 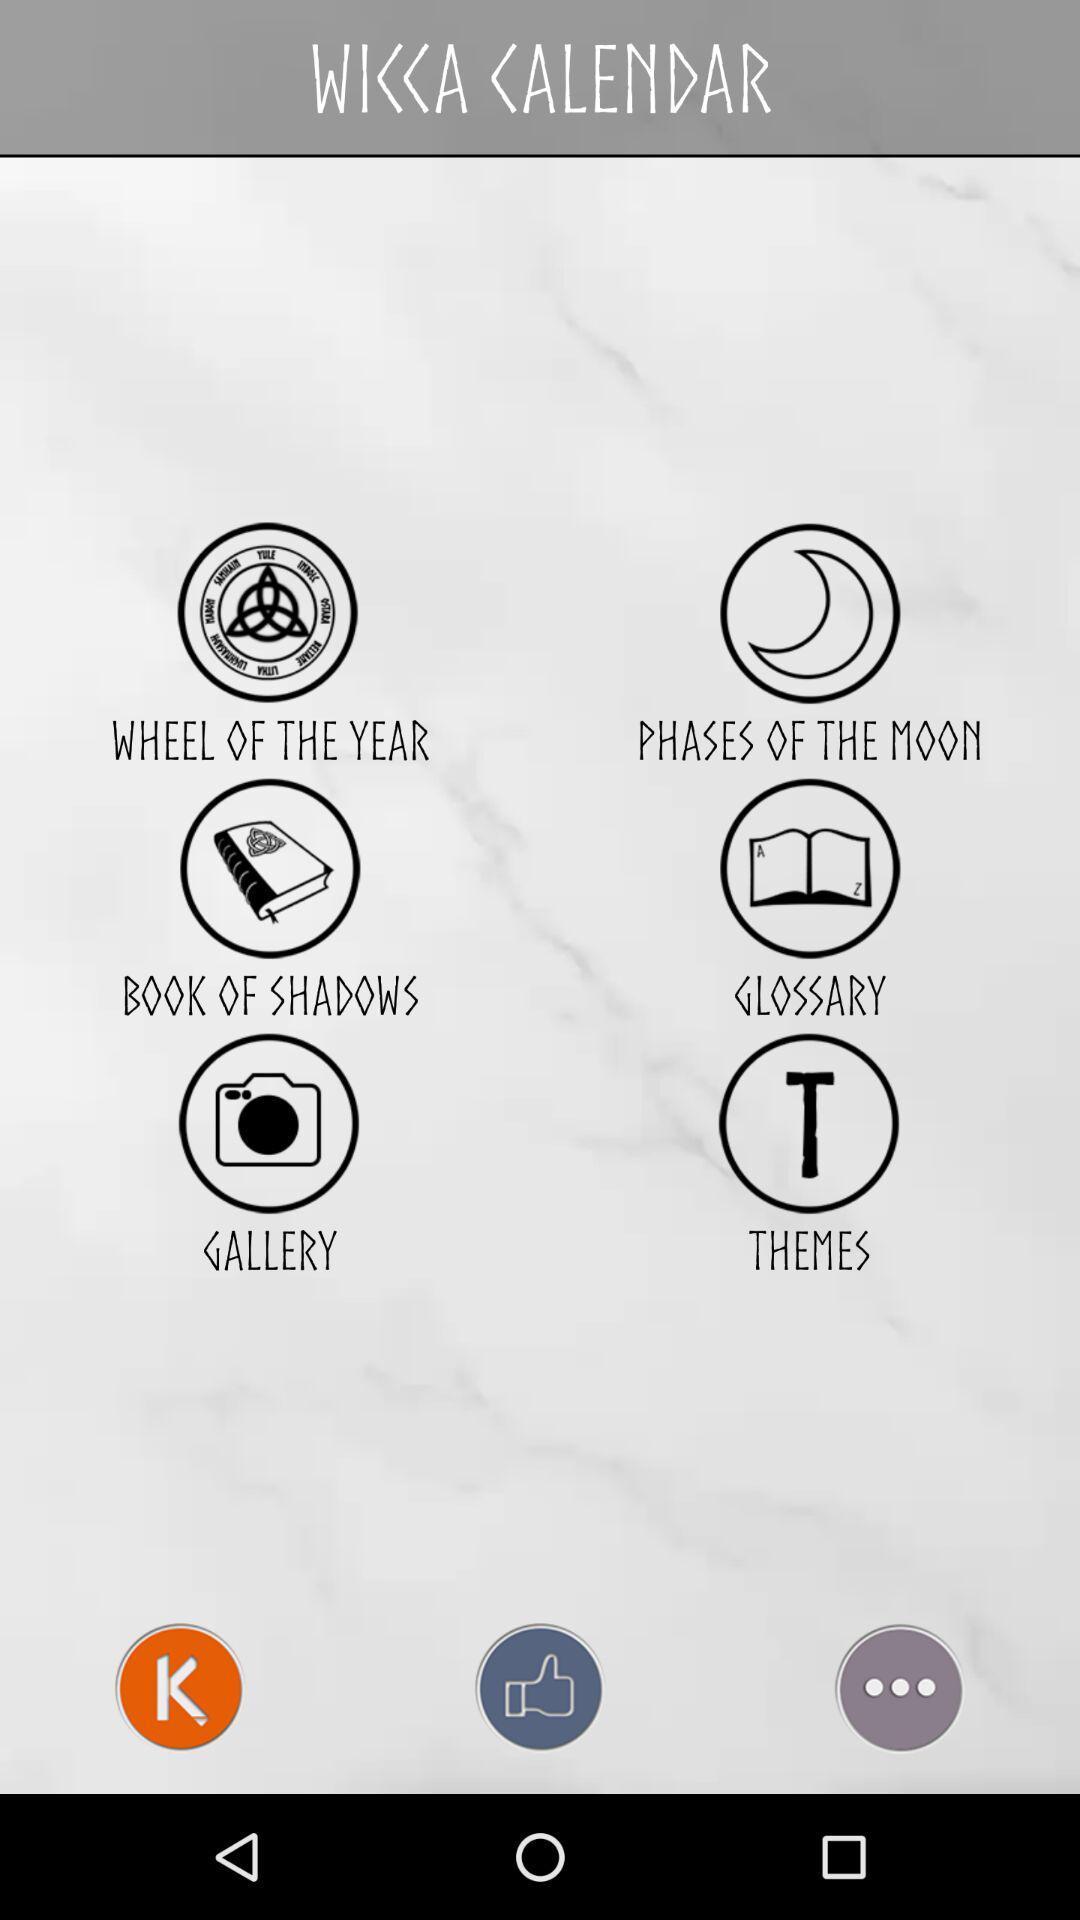 I want to click on access shadow book, so click(x=268, y=868).